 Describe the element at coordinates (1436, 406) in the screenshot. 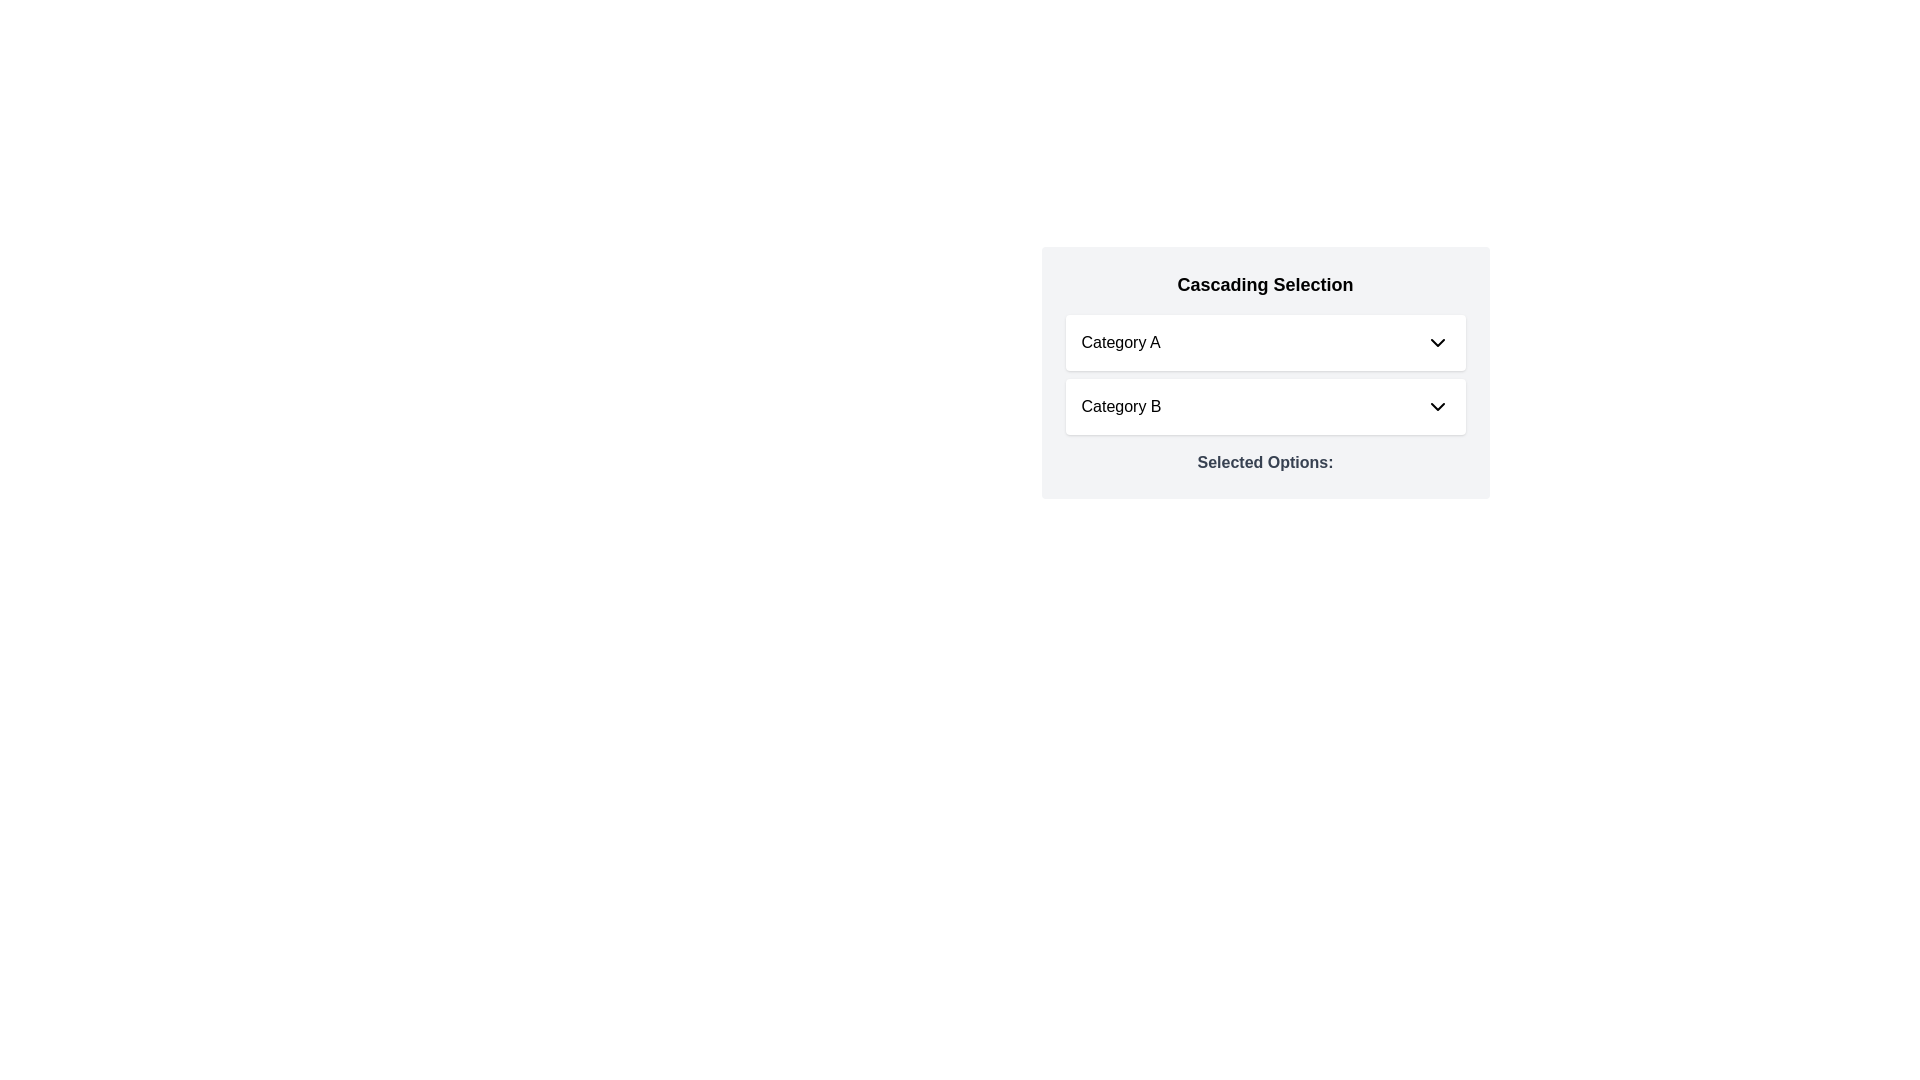

I see `the chevron icon located at the far-right side of the 'Category B' section` at that location.